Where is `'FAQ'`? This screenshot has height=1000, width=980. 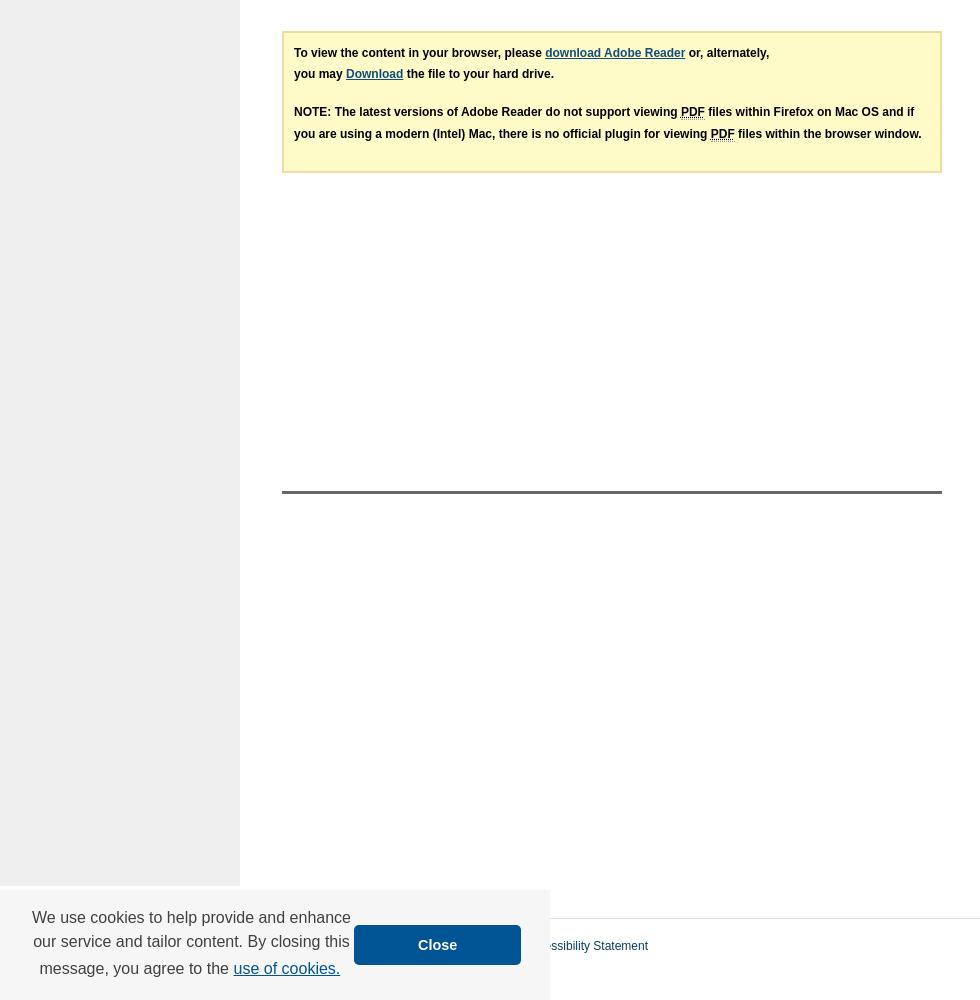
'FAQ' is located at coordinates (386, 945).